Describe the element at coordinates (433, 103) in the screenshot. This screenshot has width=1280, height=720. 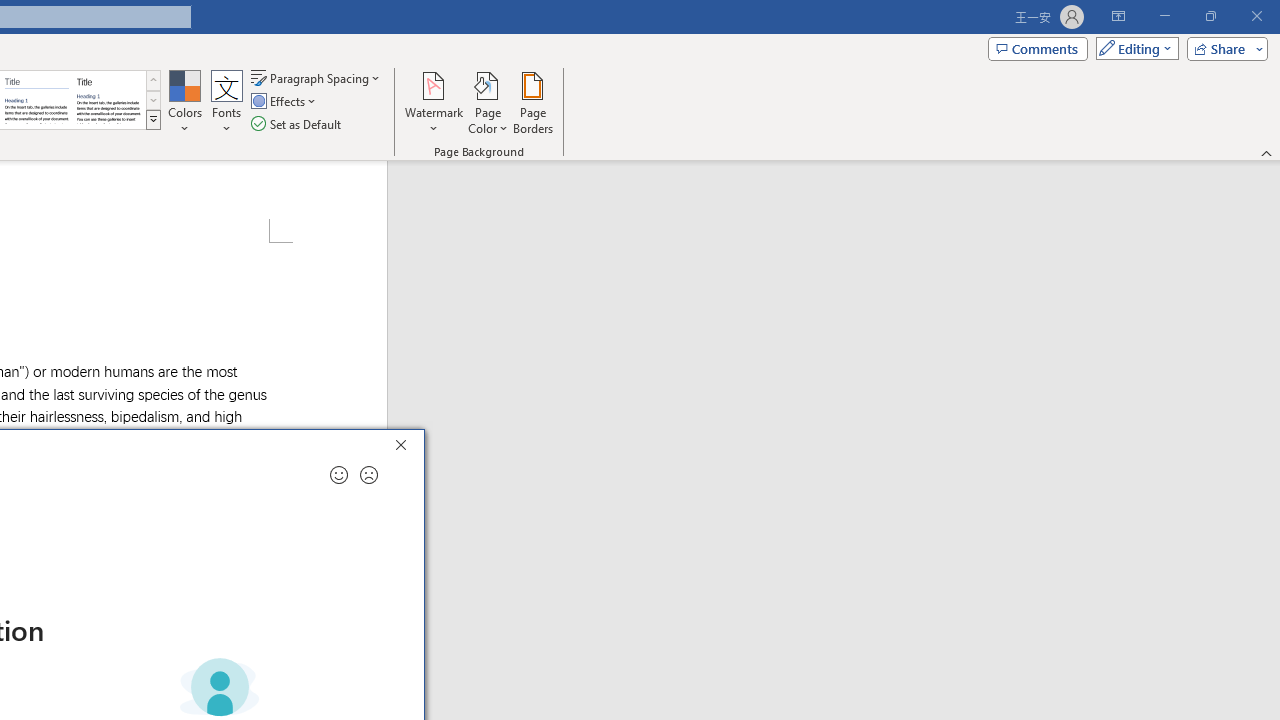
I see `'Watermark'` at that location.